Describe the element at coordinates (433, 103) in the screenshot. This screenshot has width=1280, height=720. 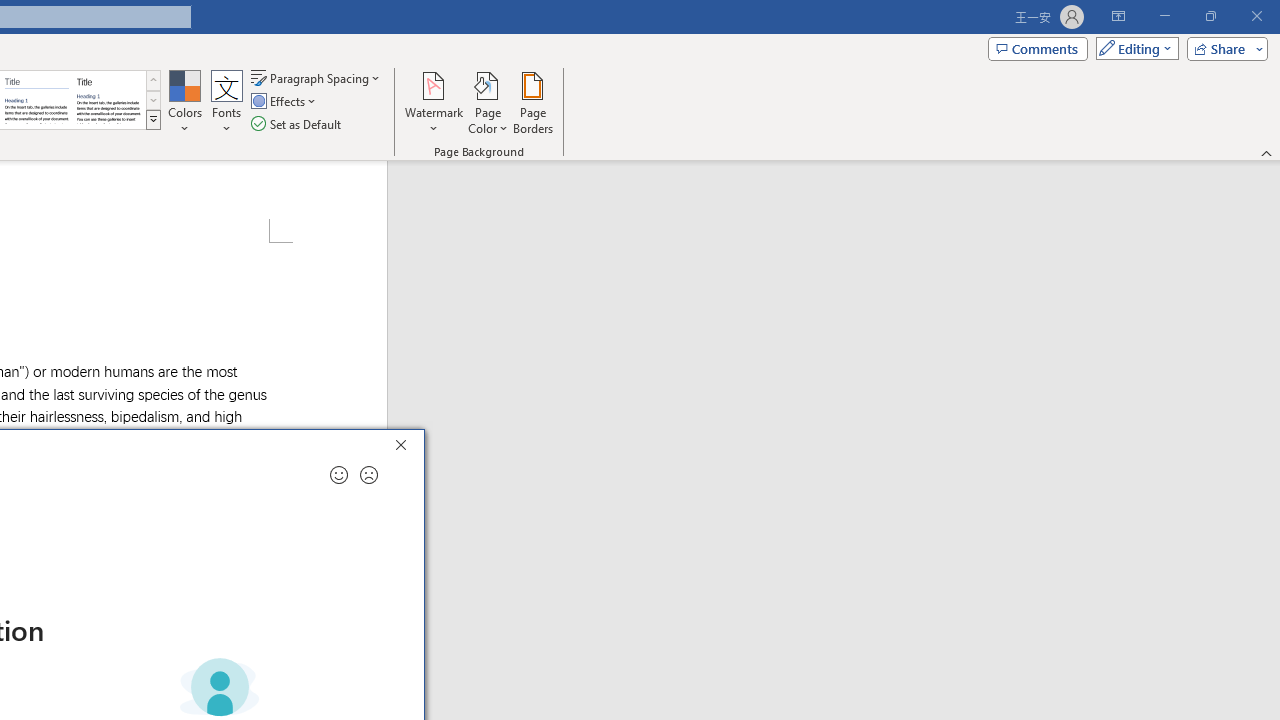
I see `'Watermark'` at that location.